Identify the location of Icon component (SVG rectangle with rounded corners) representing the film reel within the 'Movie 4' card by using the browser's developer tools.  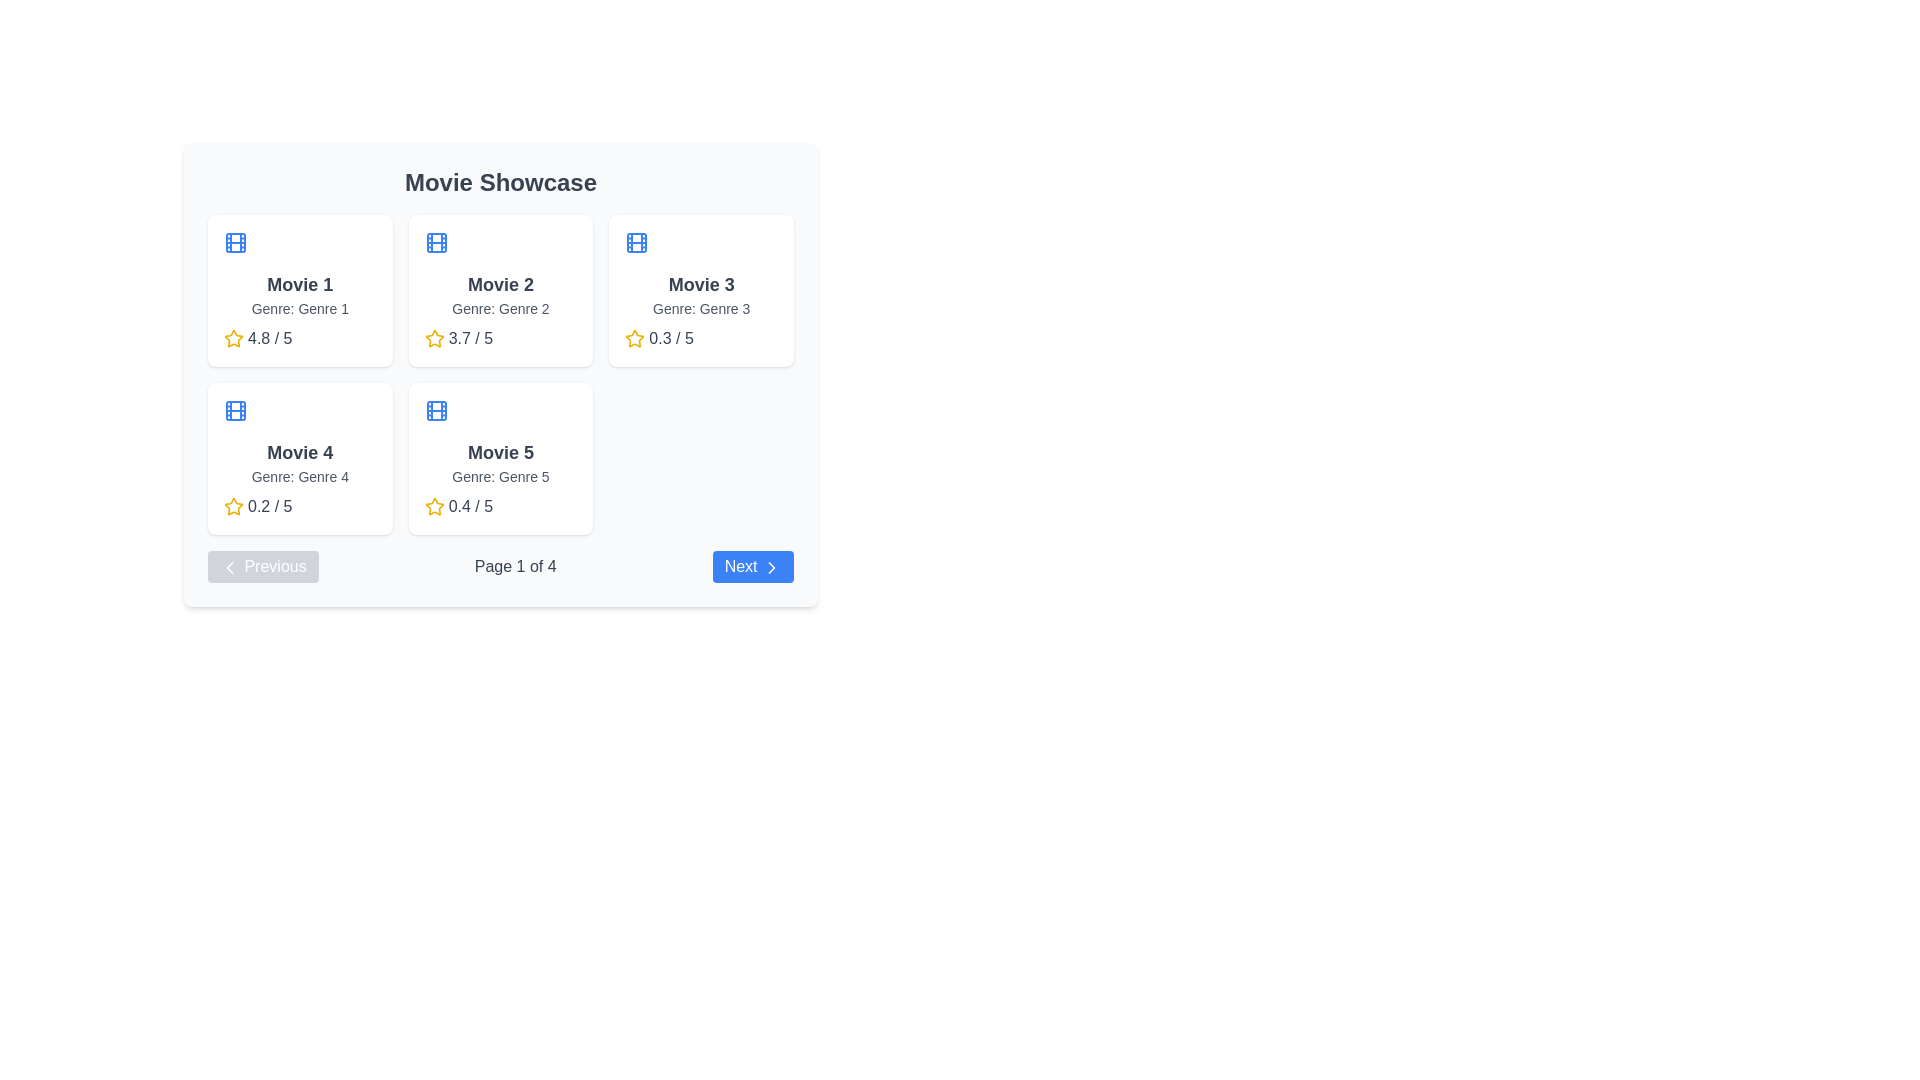
(235, 410).